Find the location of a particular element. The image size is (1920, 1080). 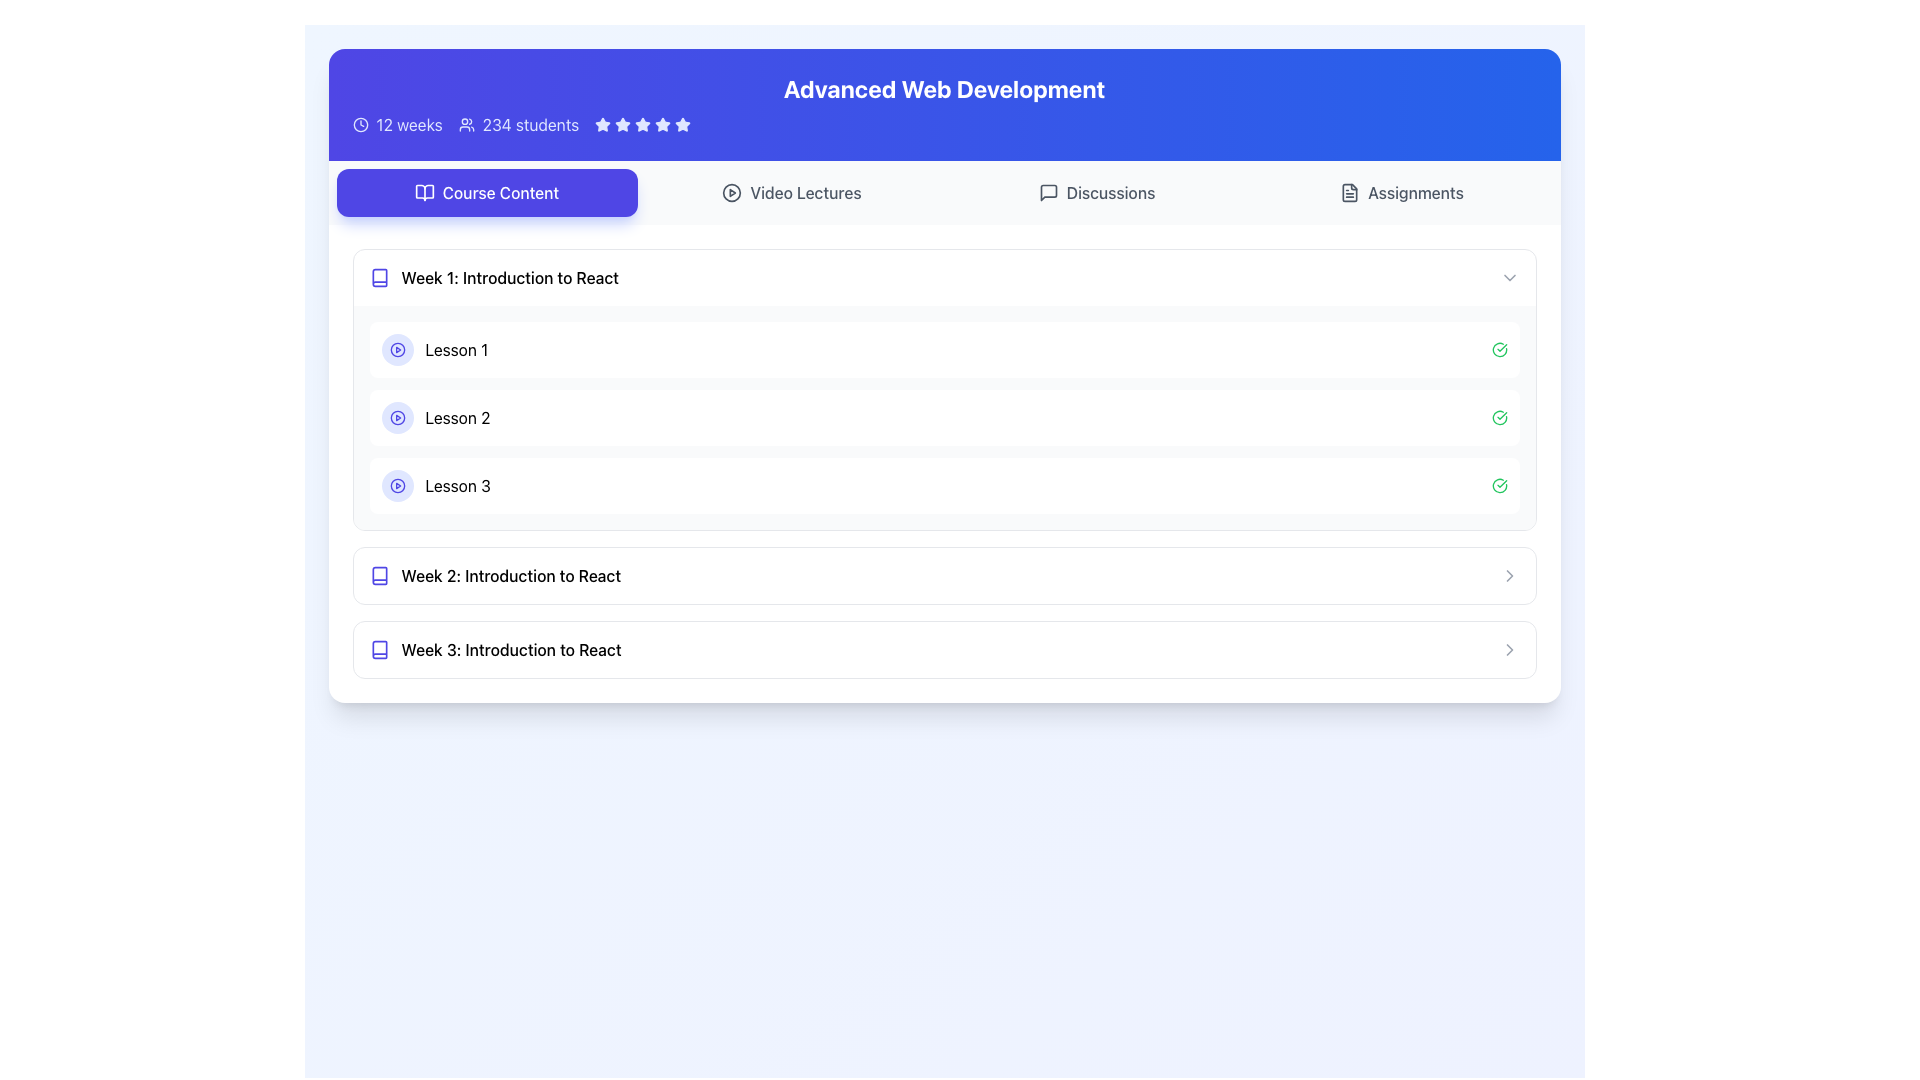

the second filled blue star icon in the rating system located in the top-right portion of the blue header bar is located at coordinates (602, 123).